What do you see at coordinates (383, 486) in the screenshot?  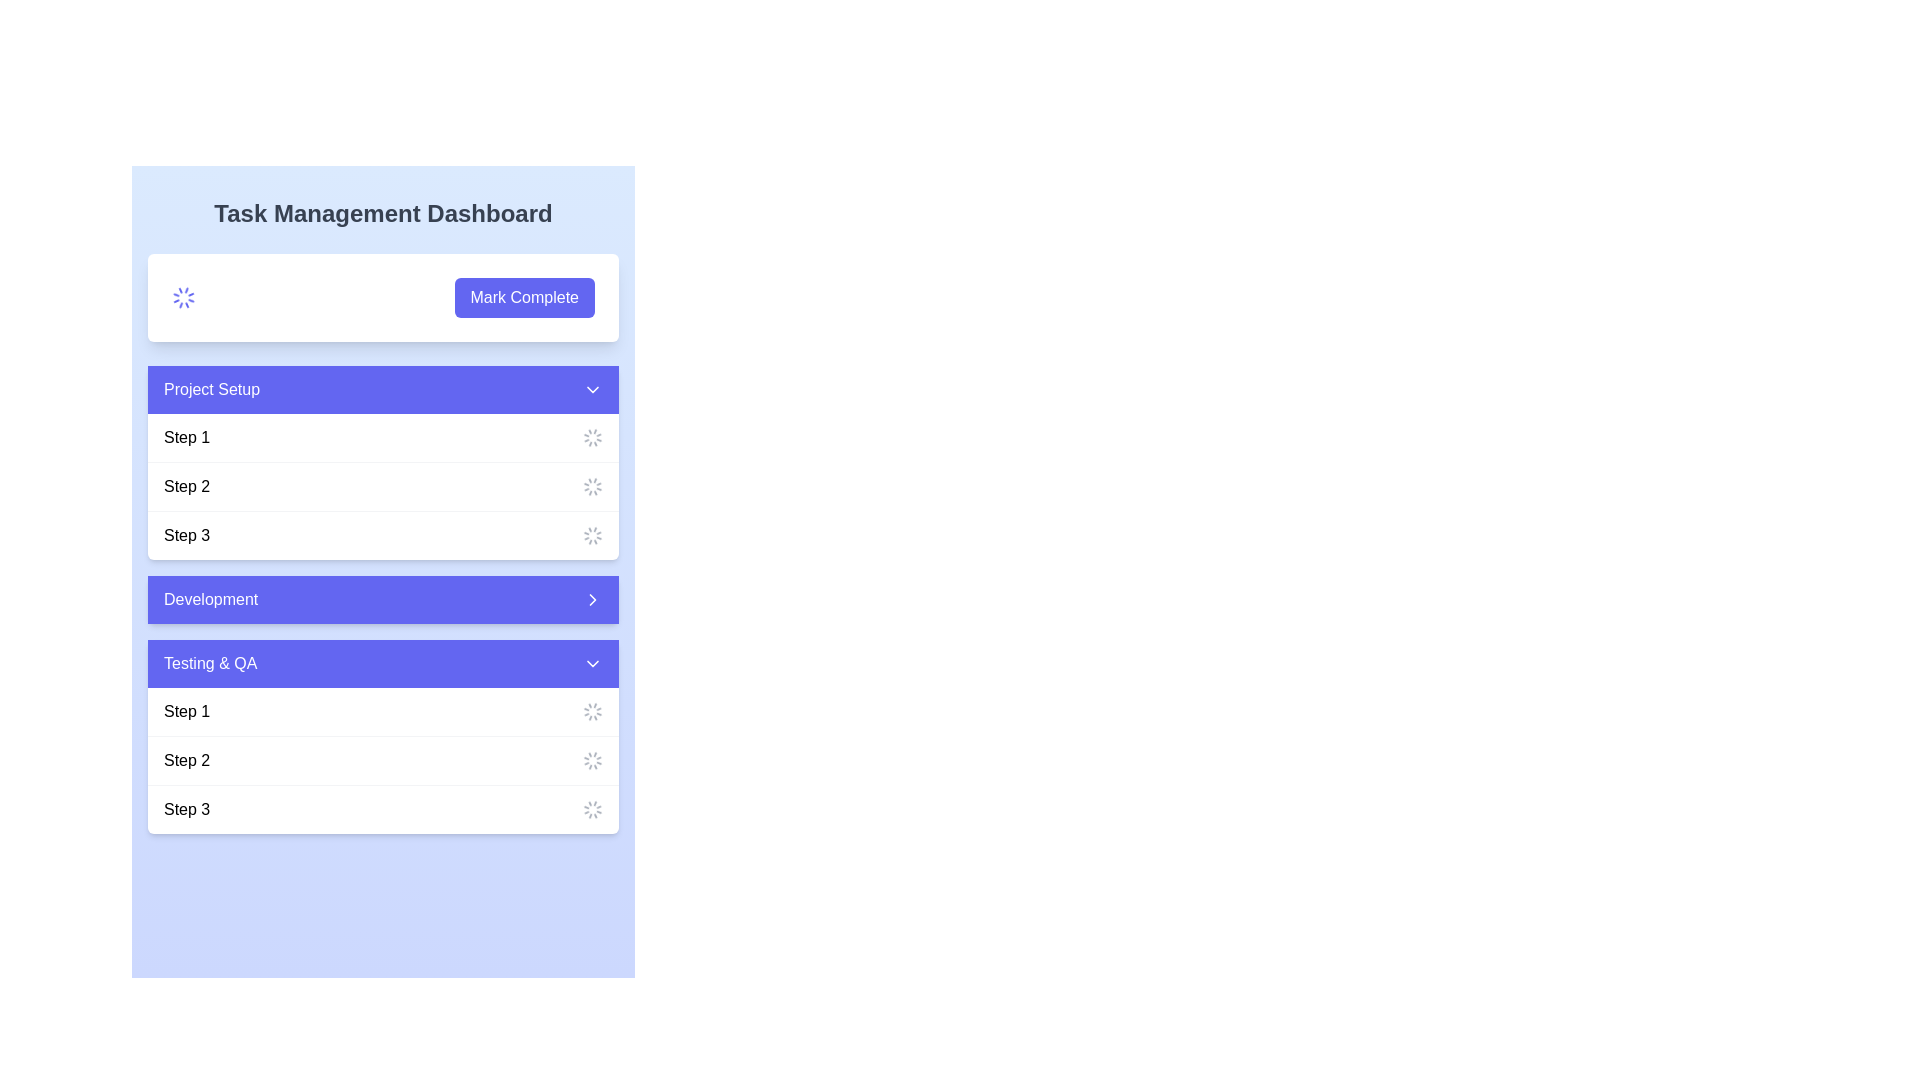 I see `'Step 2'` at bounding box center [383, 486].